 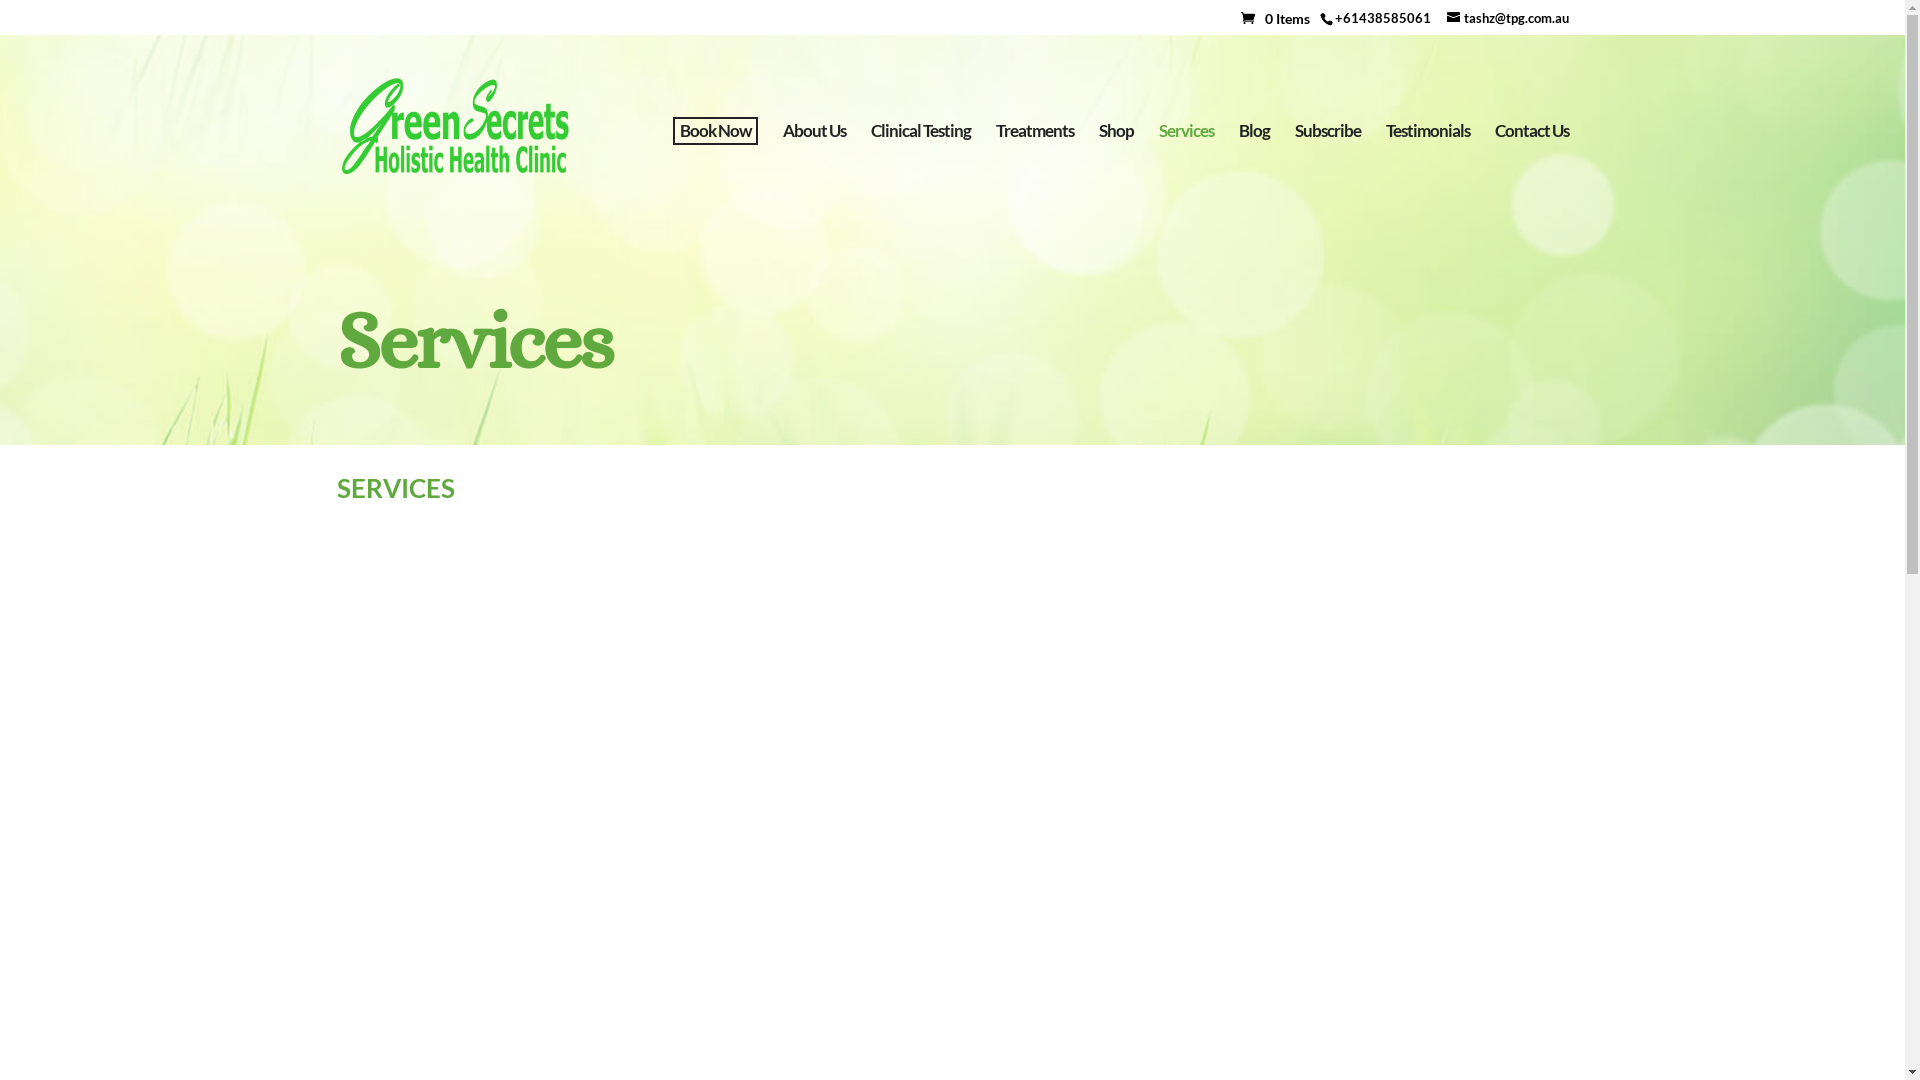 I want to click on '0 Items', so click(x=1278, y=18).